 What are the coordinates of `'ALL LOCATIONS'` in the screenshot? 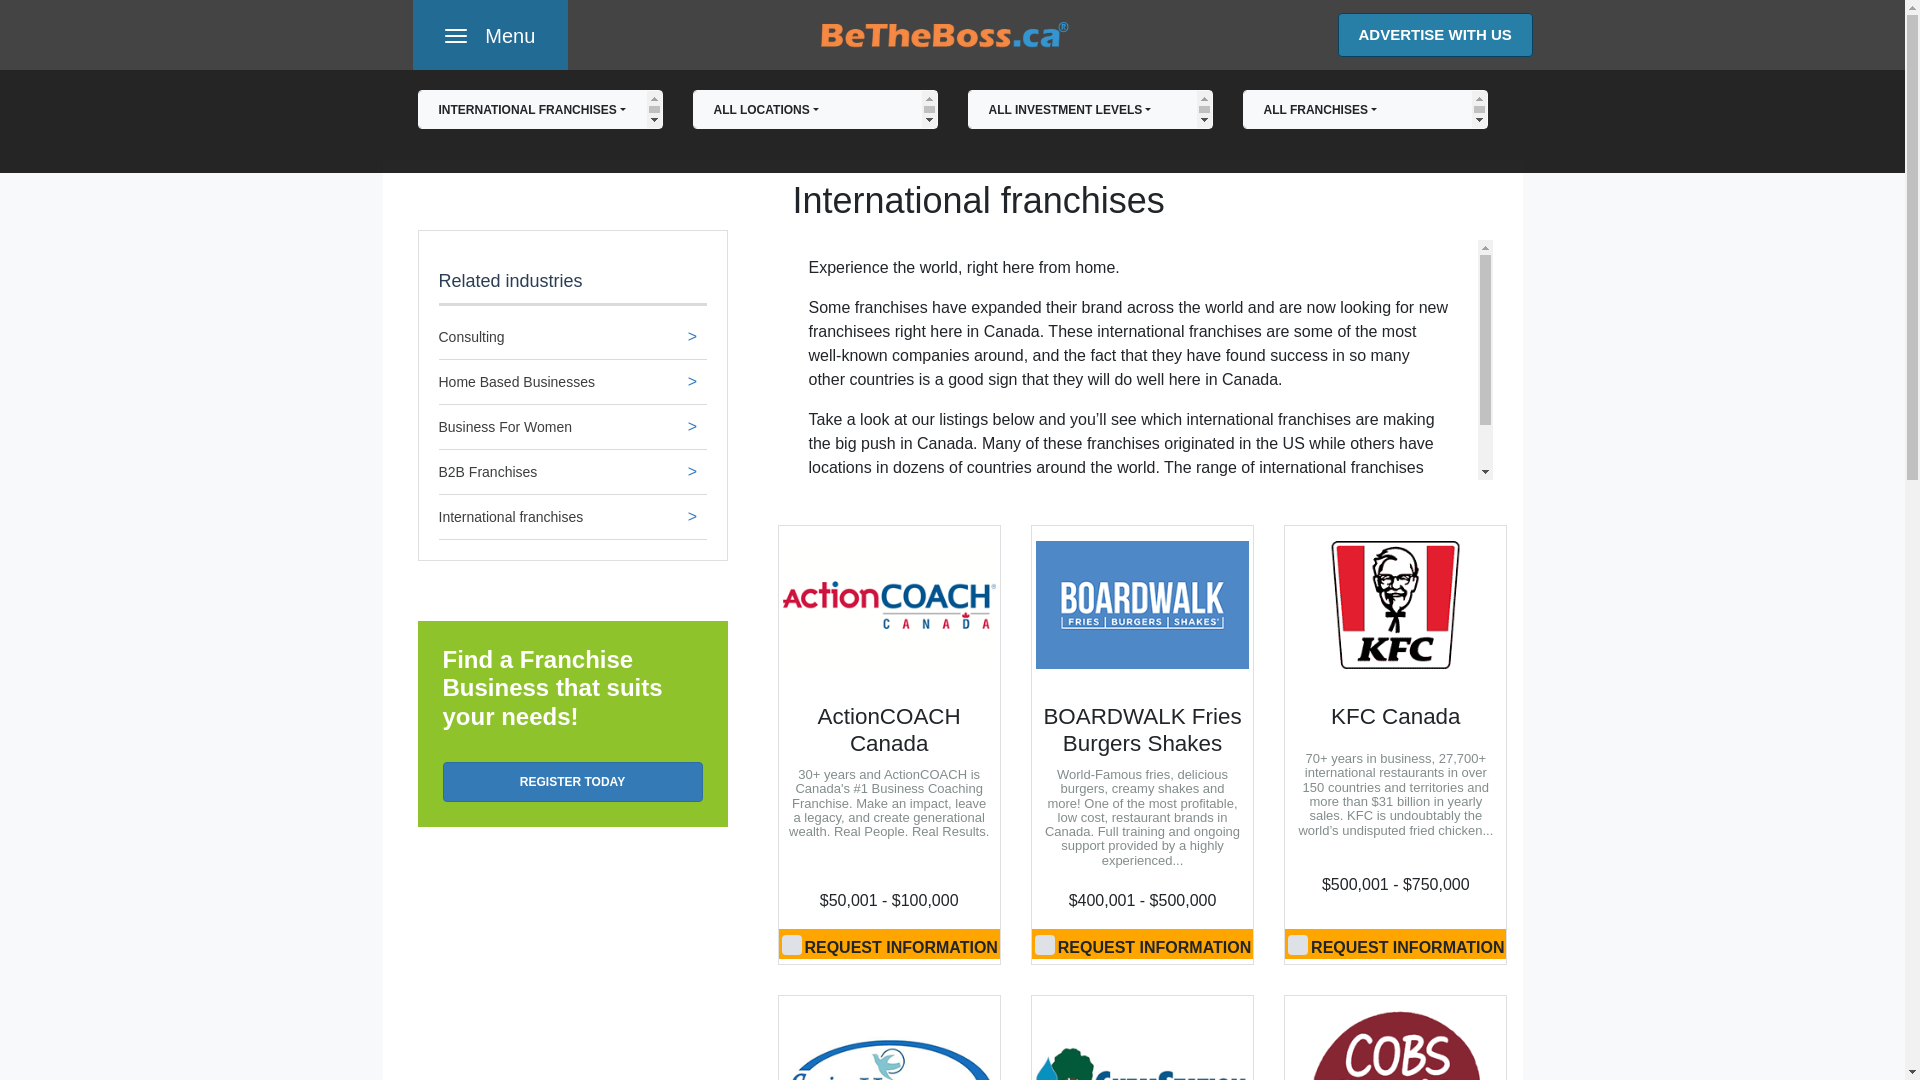 It's located at (814, 109).